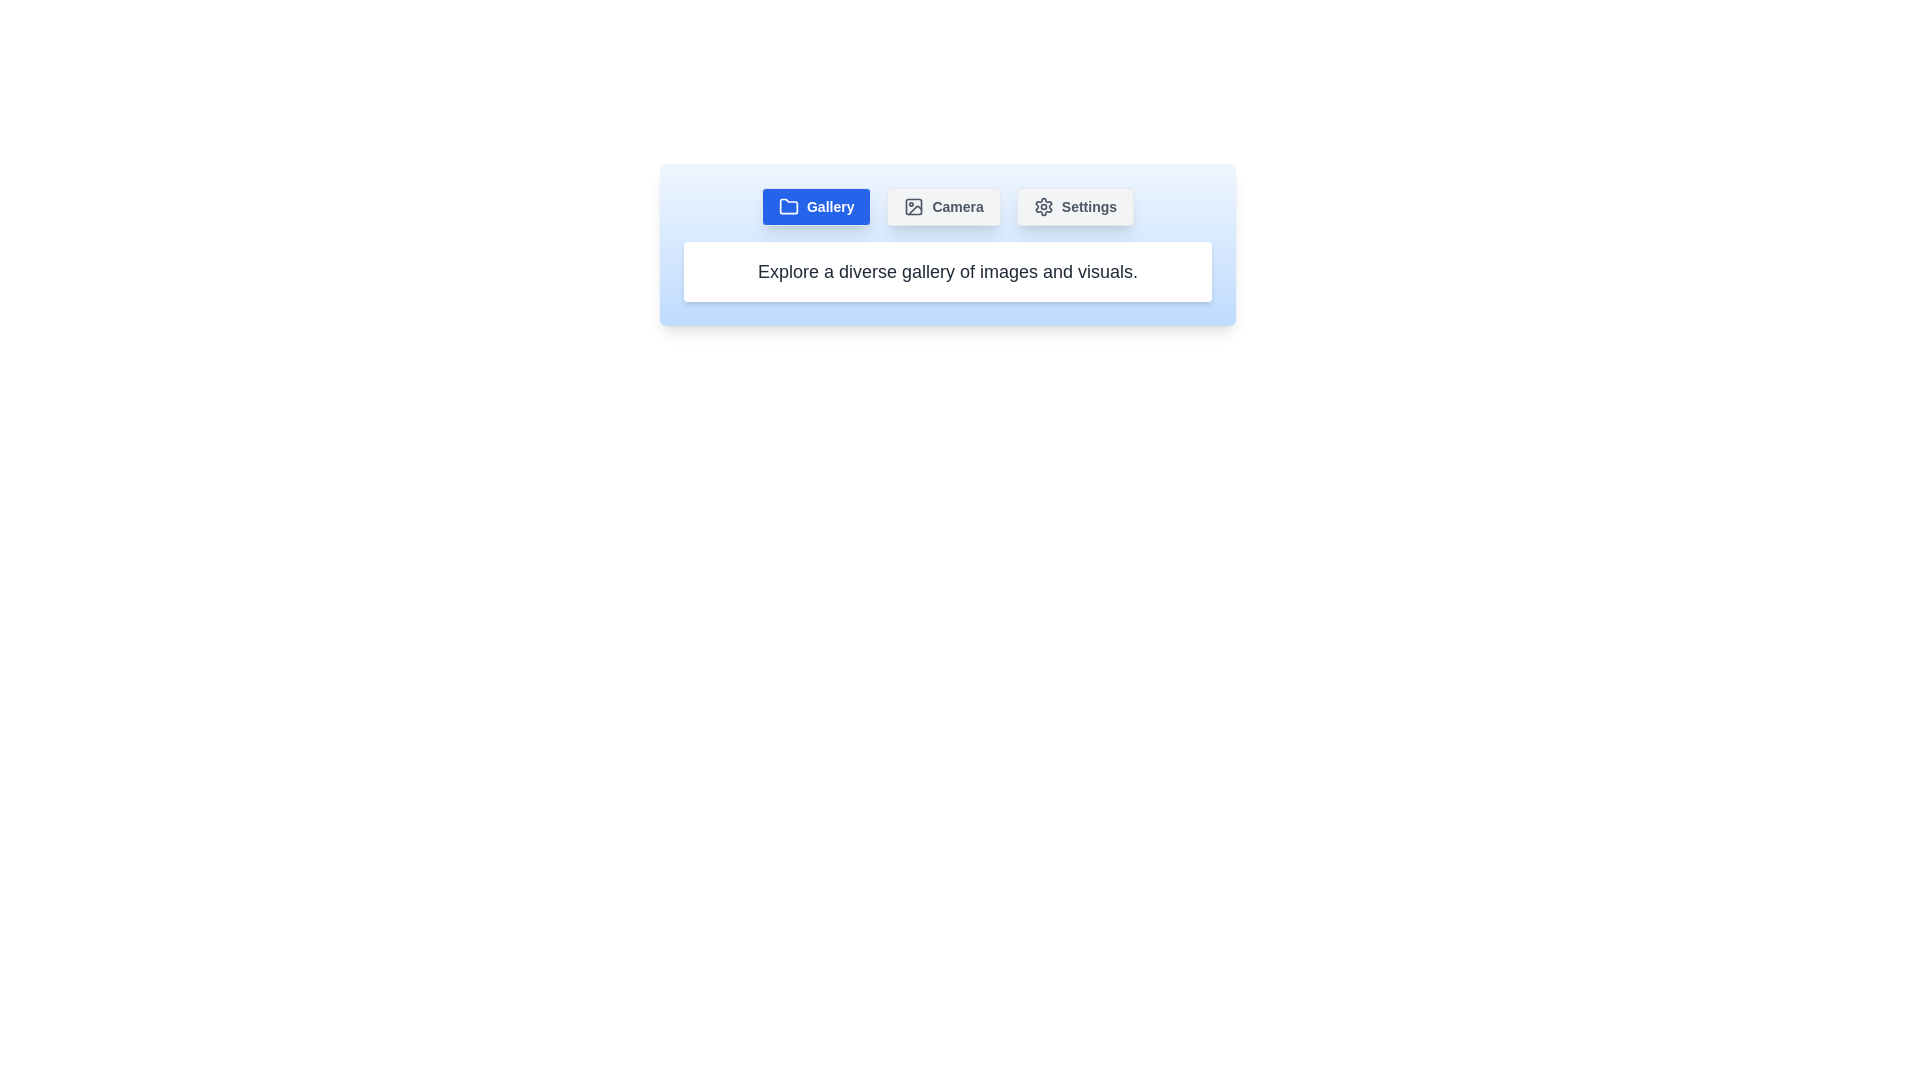  I want to click on the main rectangular base of the camera icon, which is represented as a rounded rectangle within the SVG graphic, so click(913, 207).